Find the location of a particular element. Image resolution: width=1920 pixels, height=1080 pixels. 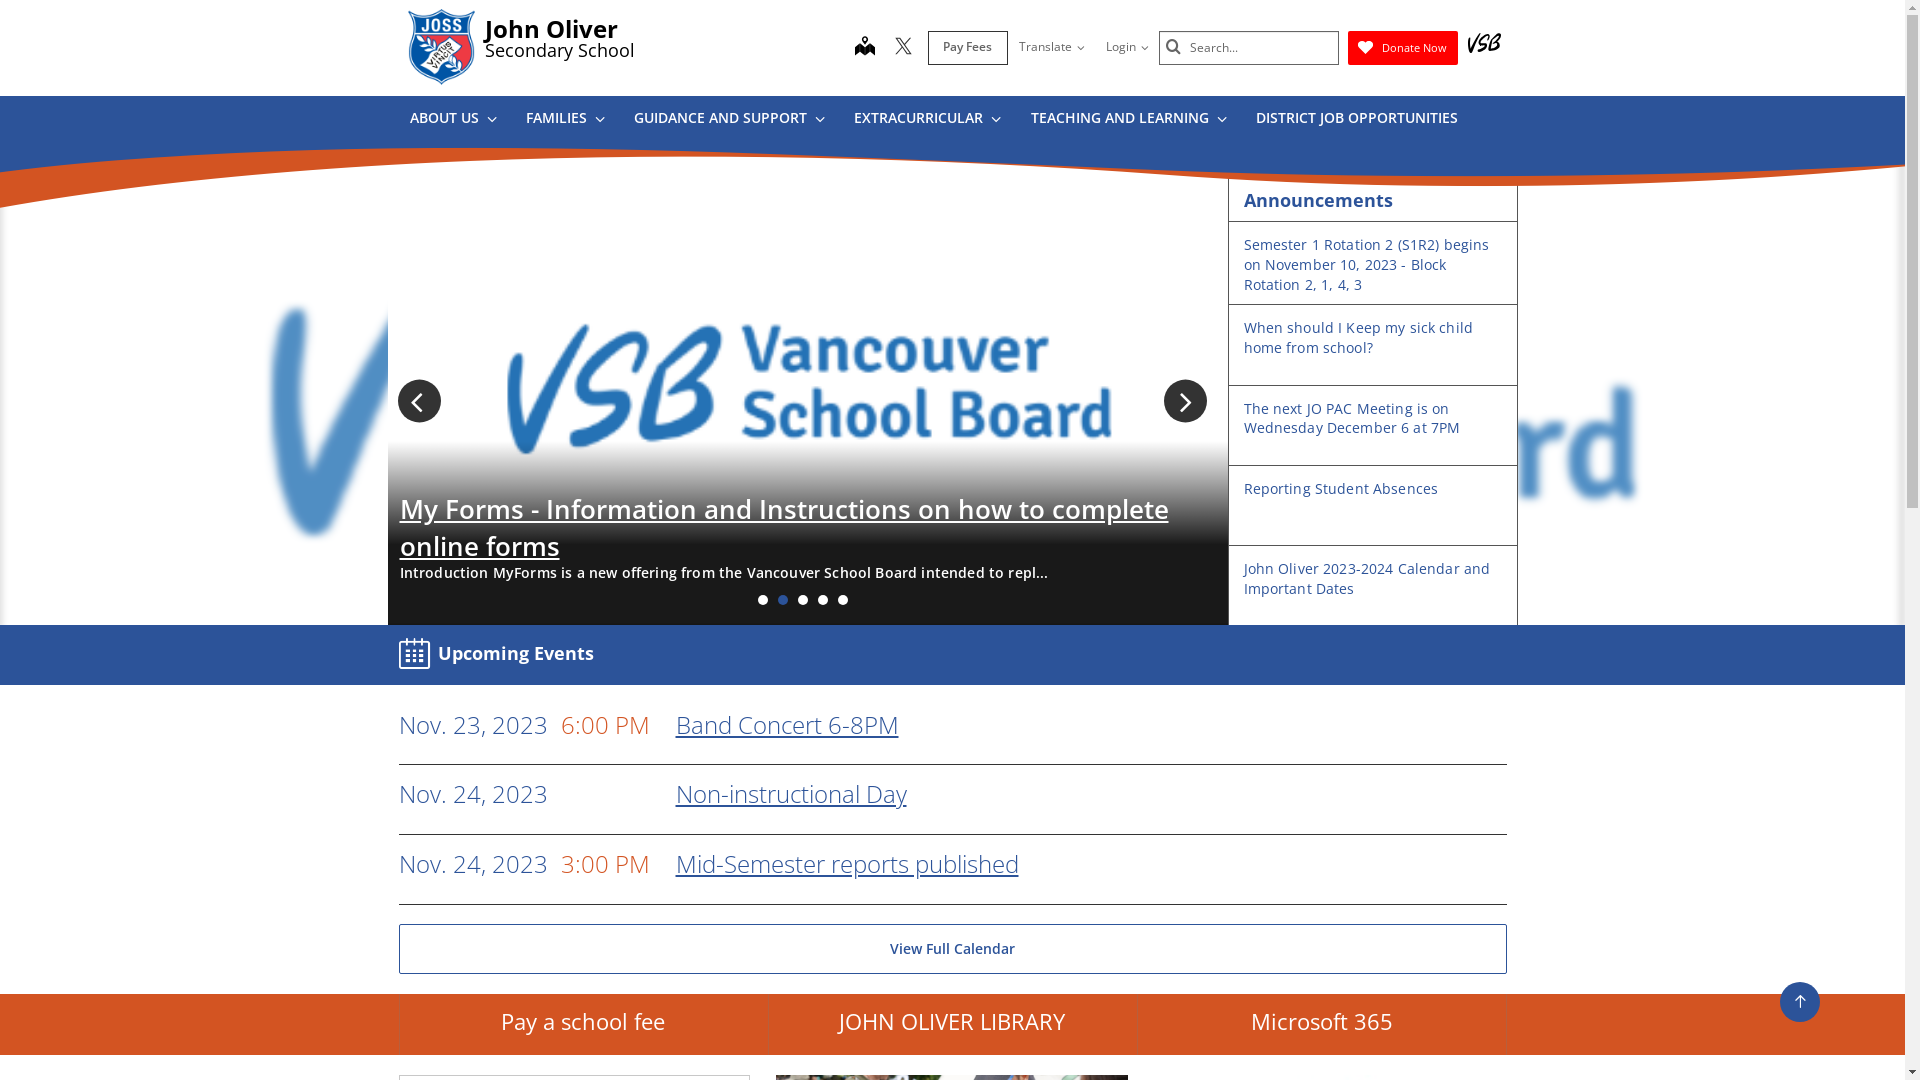

'Go to top' is located at coordinates (1800, 1002).